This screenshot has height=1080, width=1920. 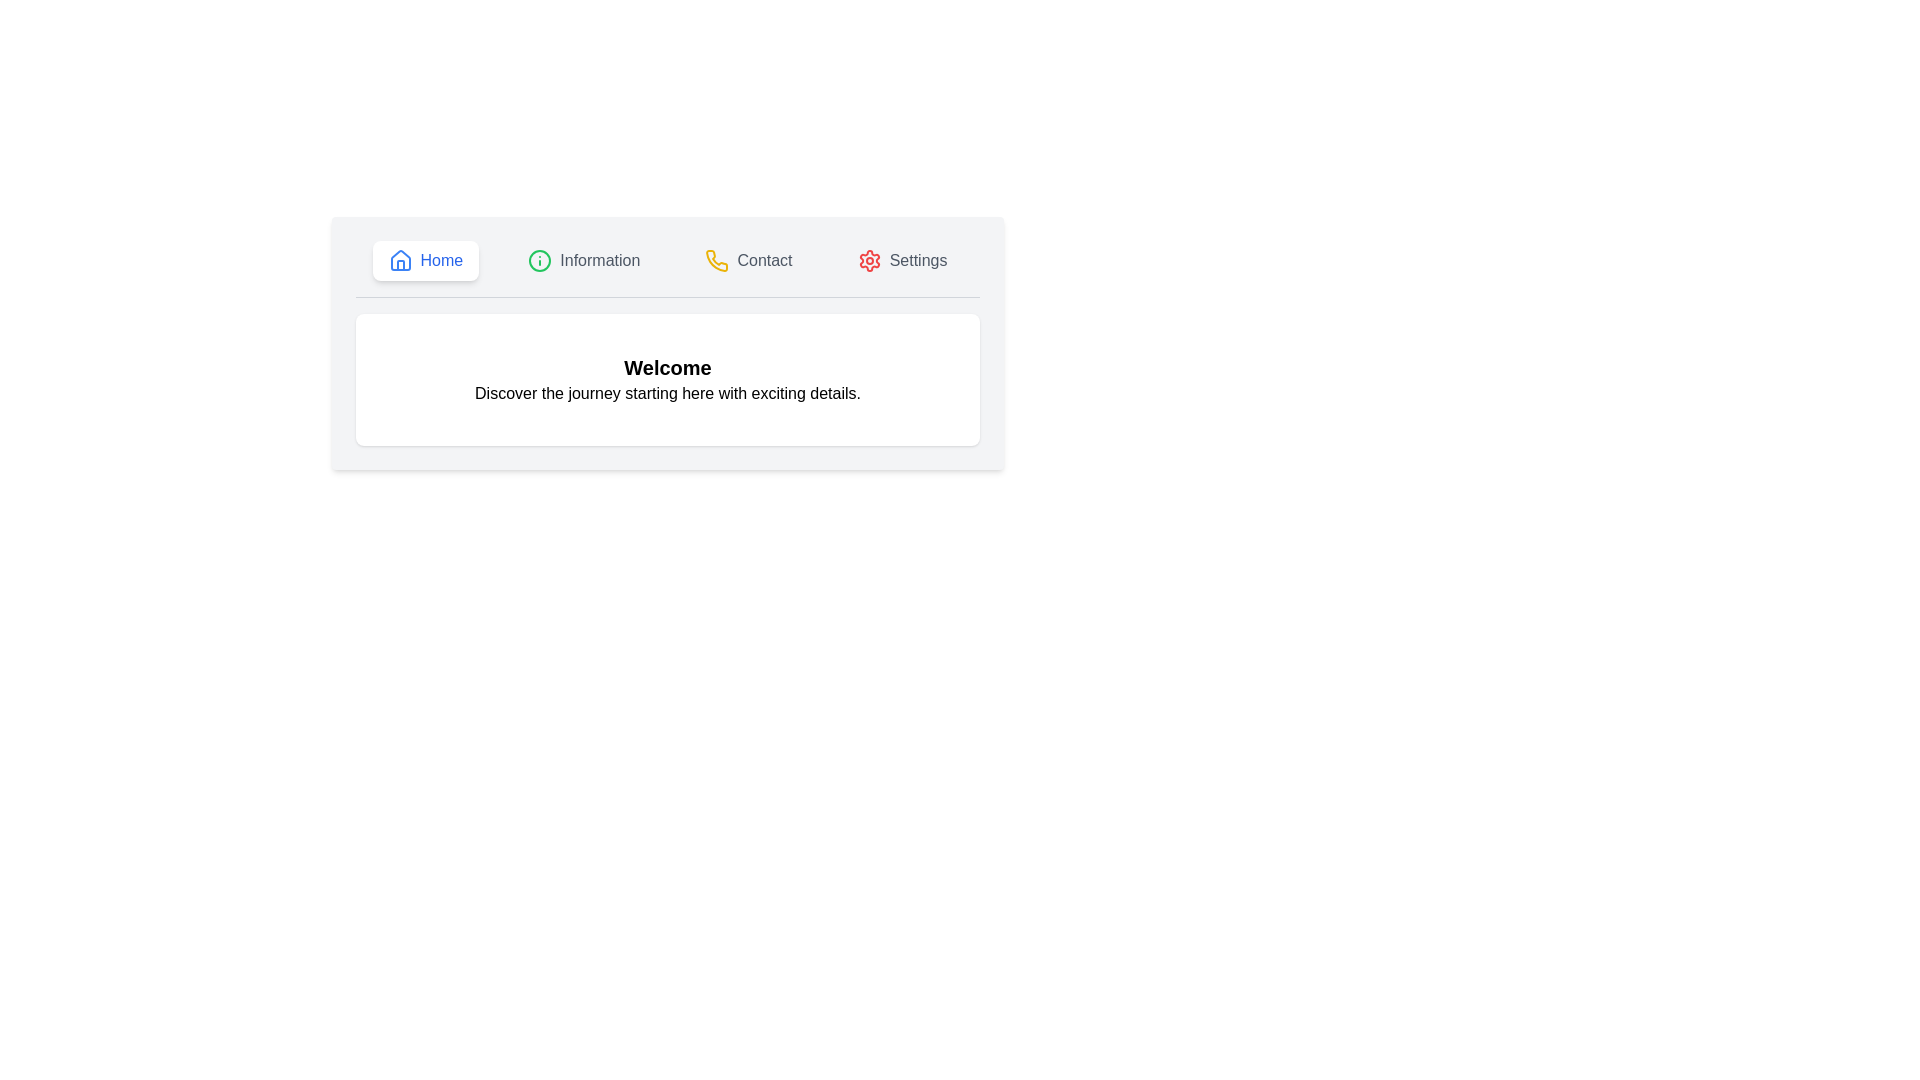 What do you see at coordinates (901, 260) in the screenshot?
I see `the 'Settings' button, which has a light gray background and a gear icon on its left, to trigger its visual effect` at bounding box center [901, 260].